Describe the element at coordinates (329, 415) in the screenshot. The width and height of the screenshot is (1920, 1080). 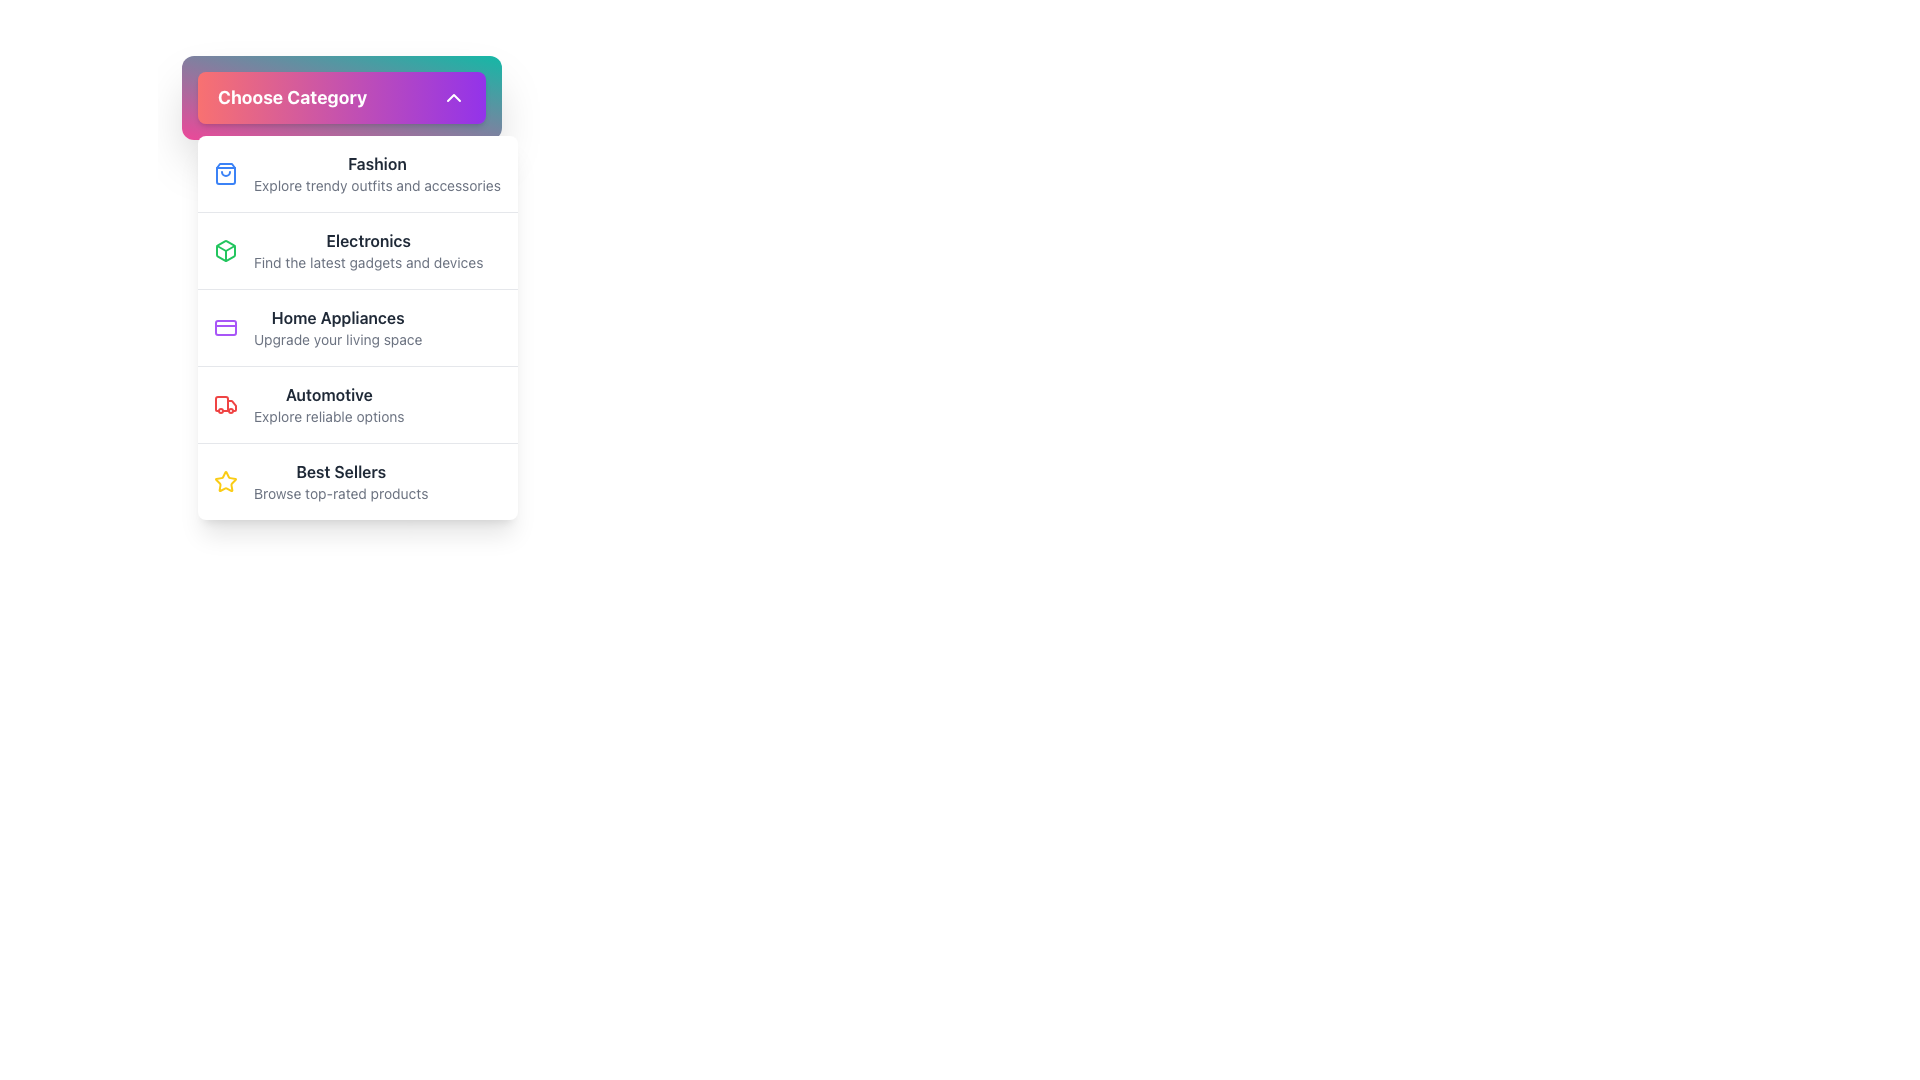
I see `the text label that provides additional descriptive information related to the 'Automotive' section, positioned directly below the heading 'Automotive.'` at that location.